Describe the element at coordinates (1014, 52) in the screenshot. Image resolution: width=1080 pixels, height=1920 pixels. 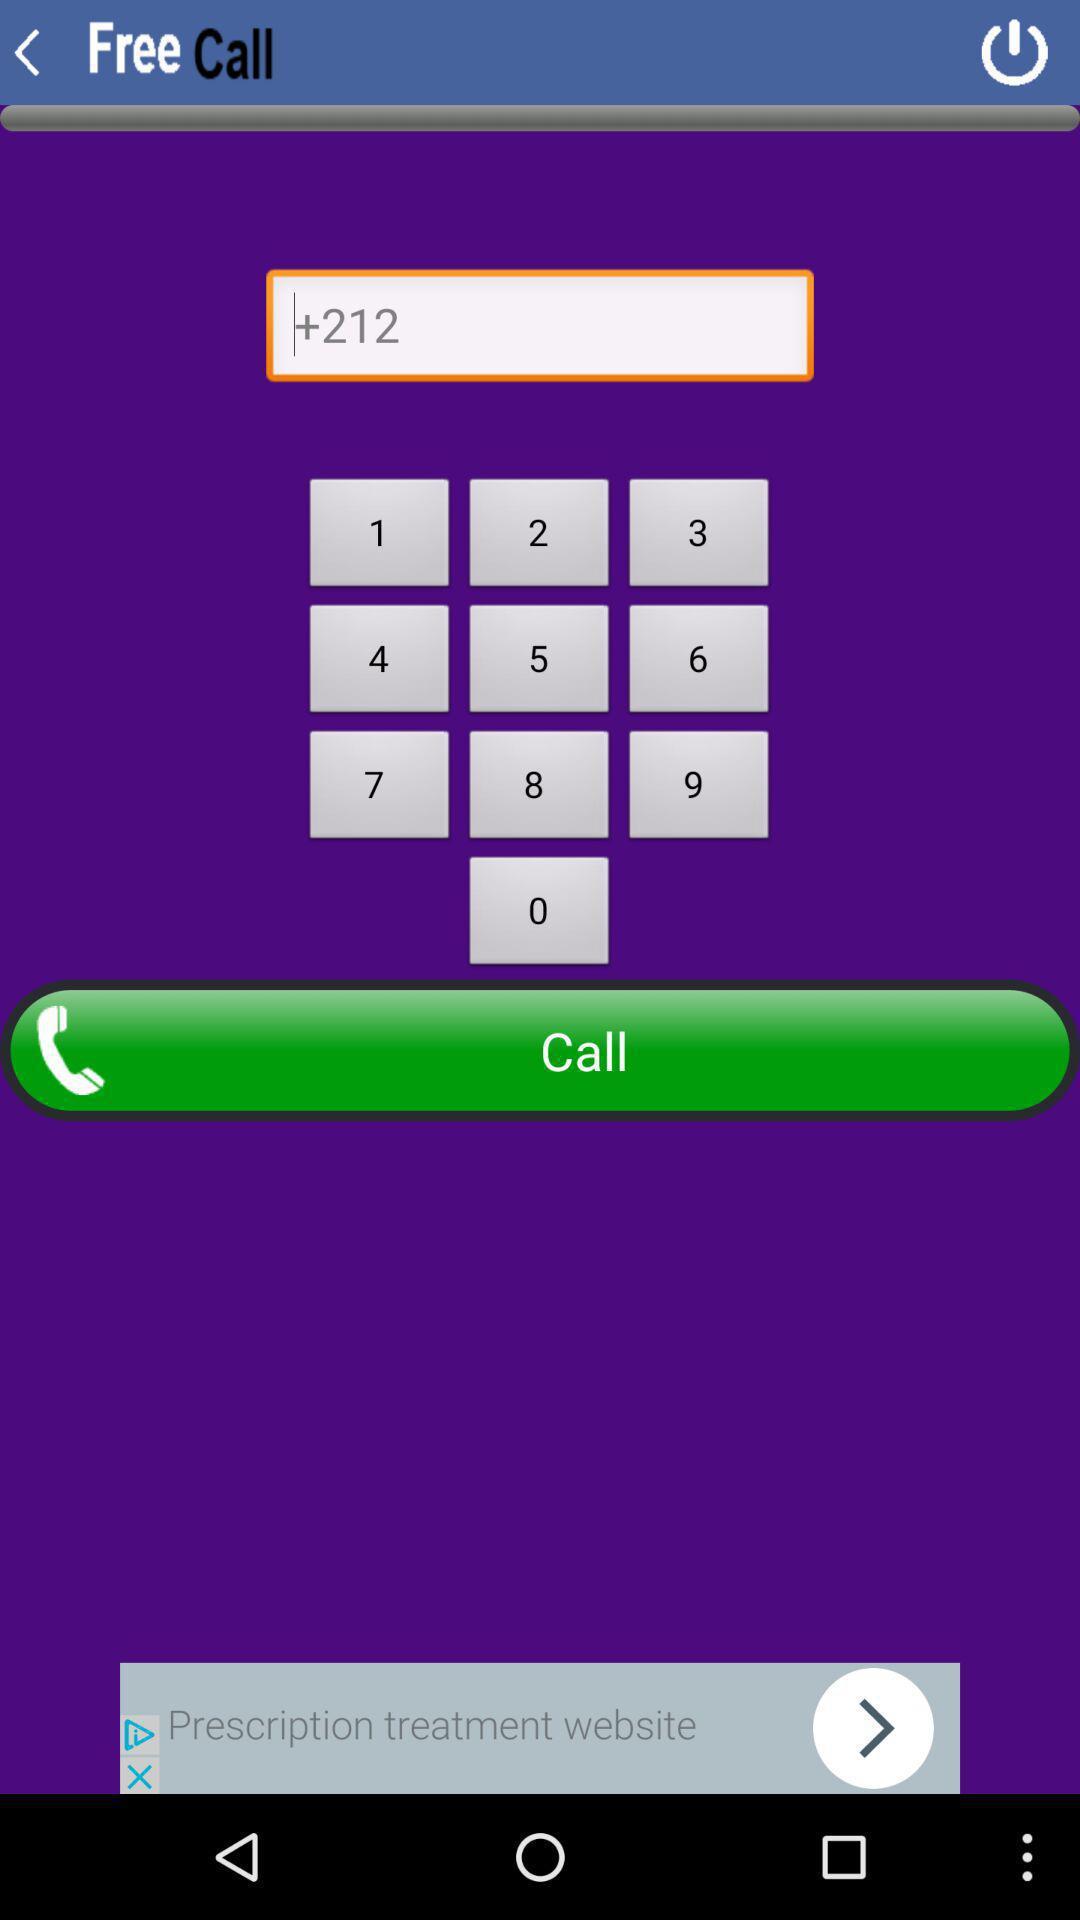
I see `logout` at that location.